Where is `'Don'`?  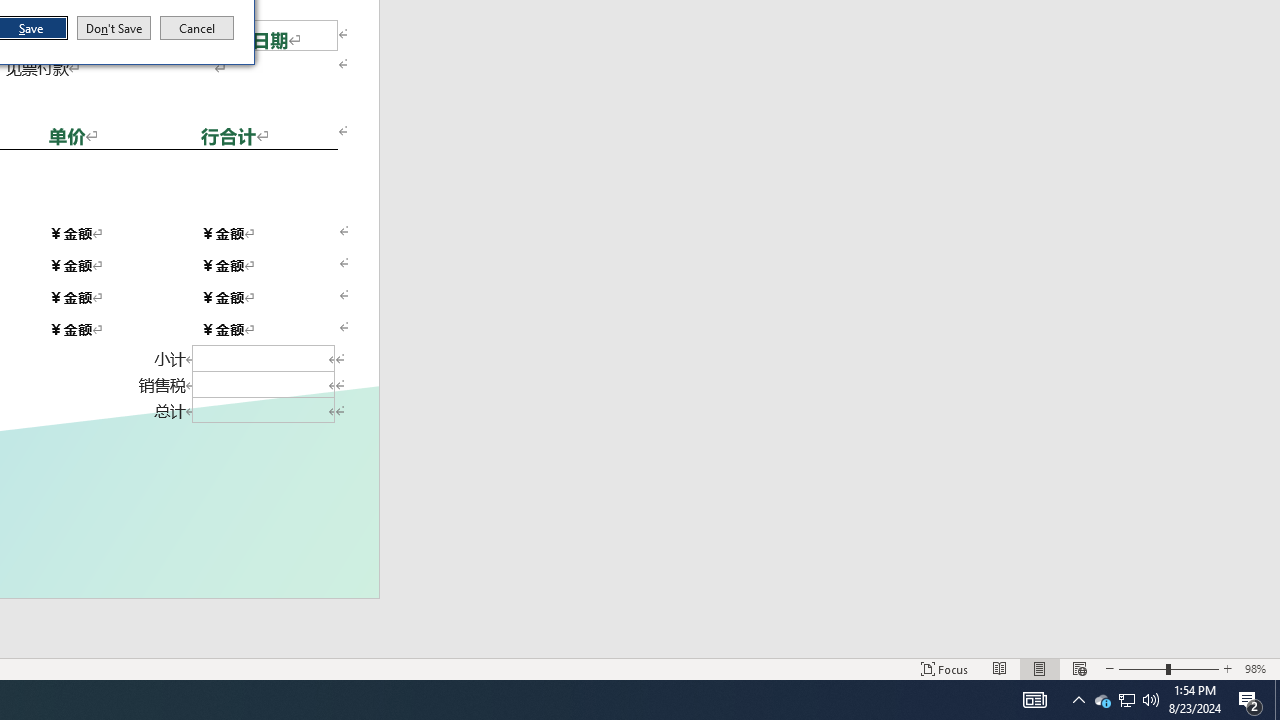 'Don' is located at coordinates (112, 28).